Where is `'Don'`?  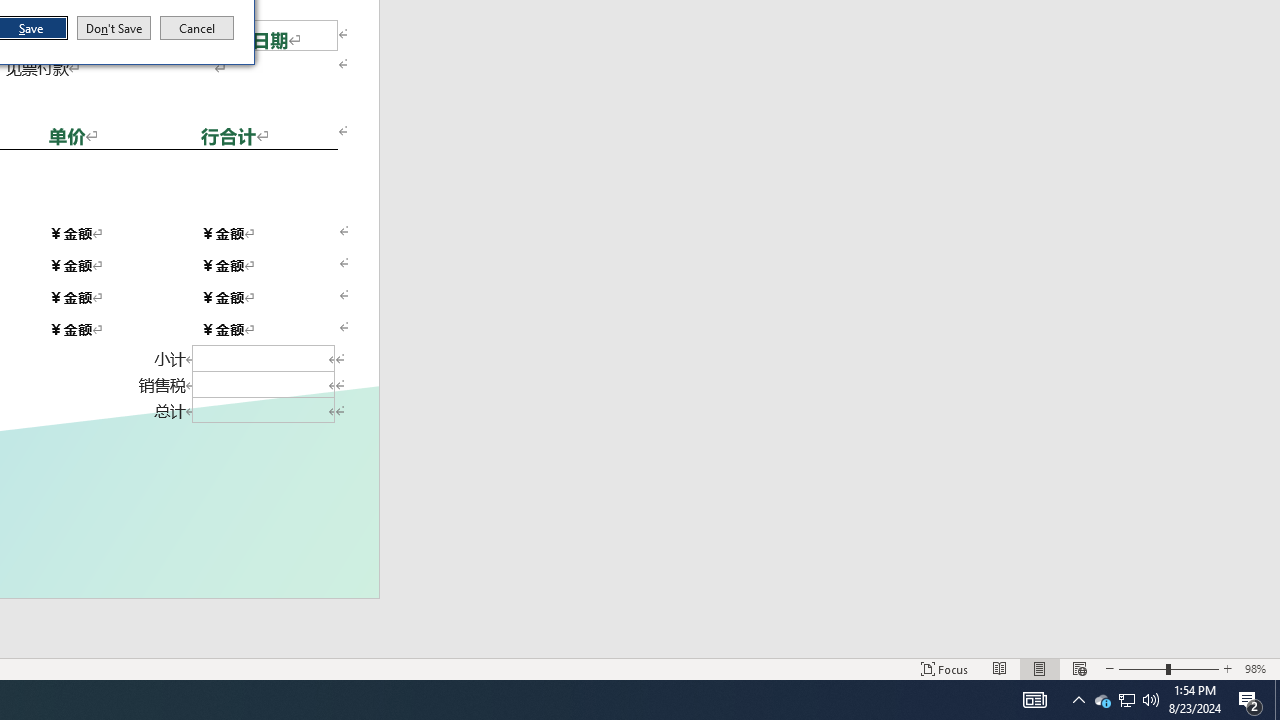 'Don' is located at coordinates (112, 28).